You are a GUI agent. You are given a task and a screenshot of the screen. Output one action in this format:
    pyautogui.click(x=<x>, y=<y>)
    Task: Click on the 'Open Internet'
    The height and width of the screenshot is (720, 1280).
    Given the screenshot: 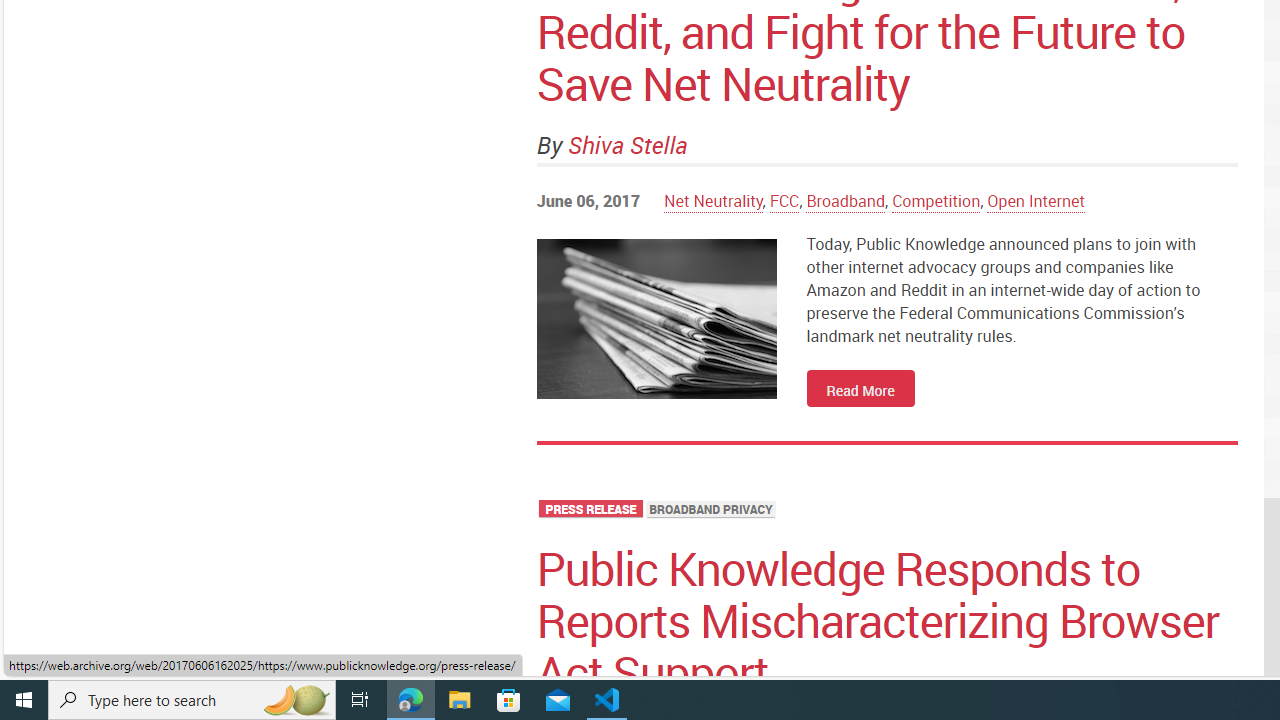 What is the action you would take?
    pyautogui.click(x=1036, y=200)
    